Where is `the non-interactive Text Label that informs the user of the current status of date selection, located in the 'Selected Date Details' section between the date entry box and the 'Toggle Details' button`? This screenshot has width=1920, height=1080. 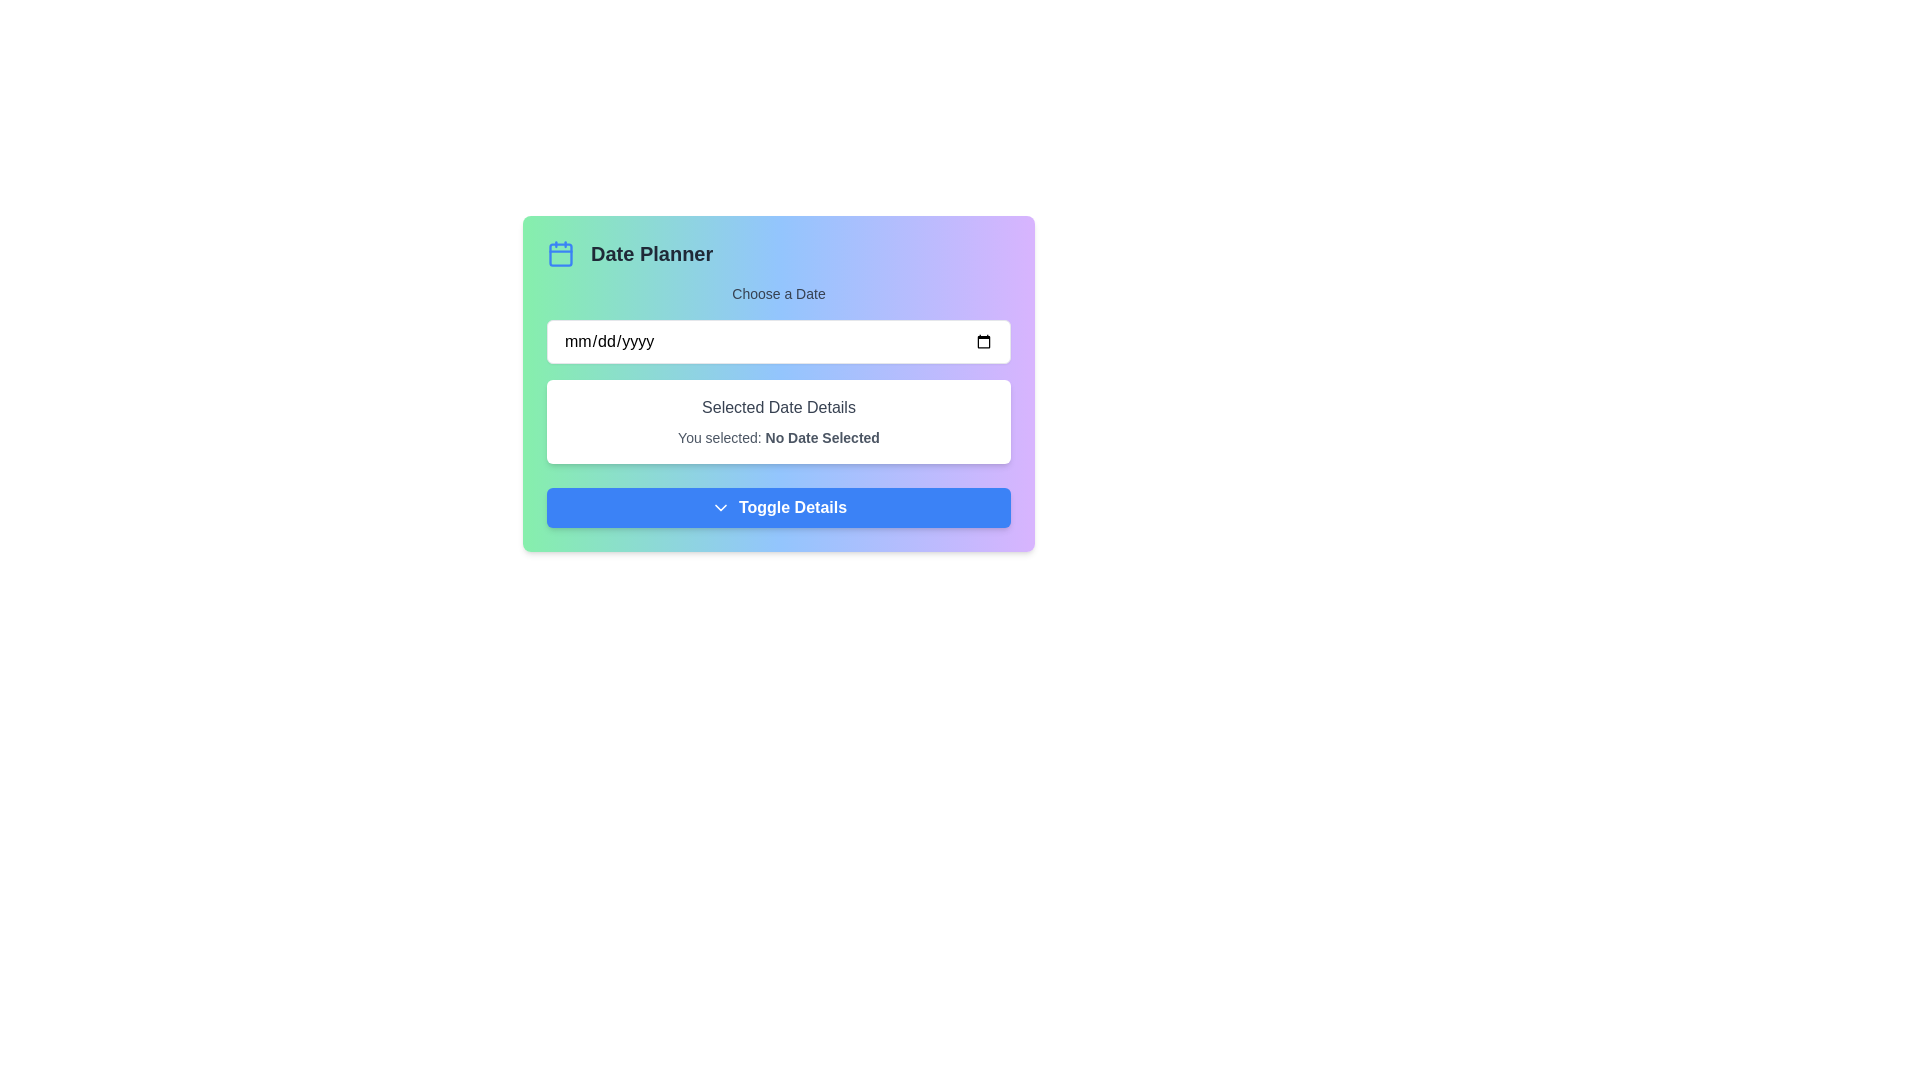
the non-interactive Text Label that informs the user of the current status of date selection, located in the 'Selected Date Details' section between the date entry box and the 'Toggle Details' button is located at coordinates (822, 437).